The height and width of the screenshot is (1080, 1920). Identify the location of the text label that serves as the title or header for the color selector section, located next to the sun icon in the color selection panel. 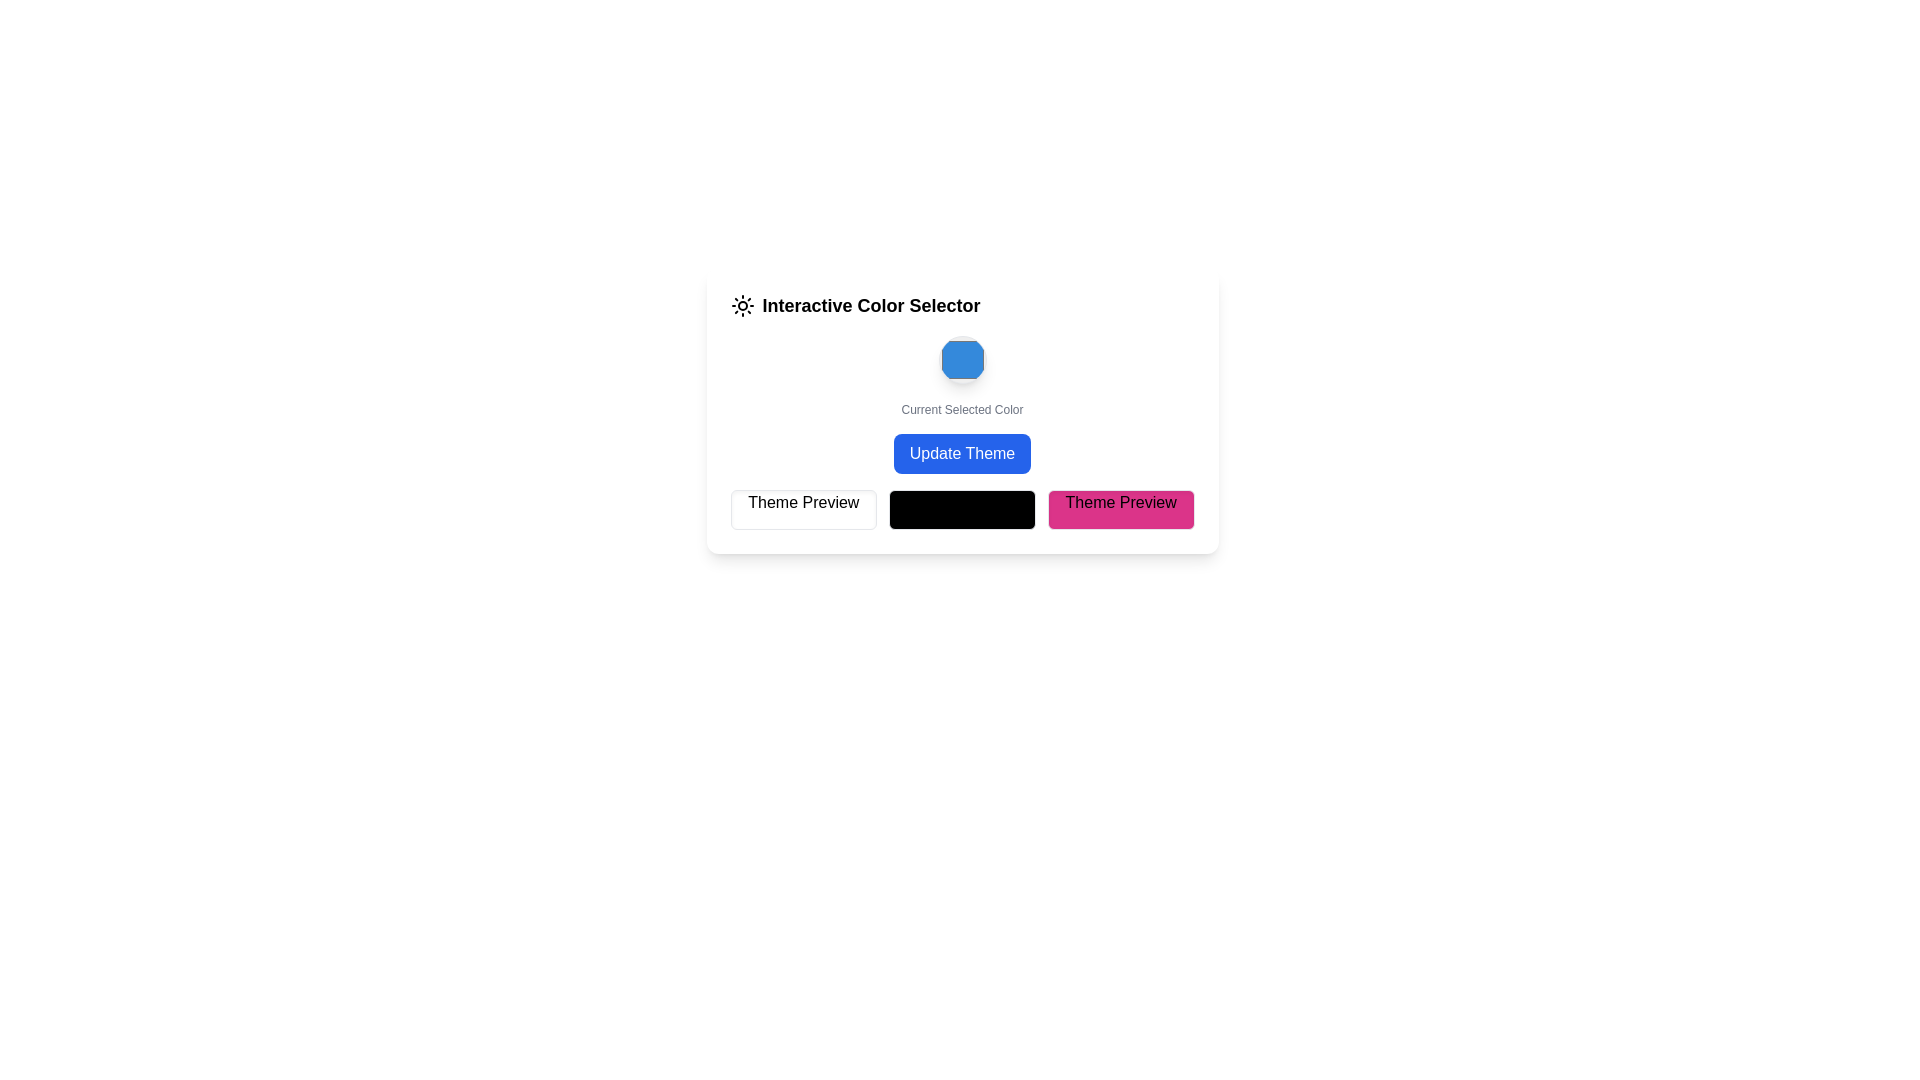
(871, 305).